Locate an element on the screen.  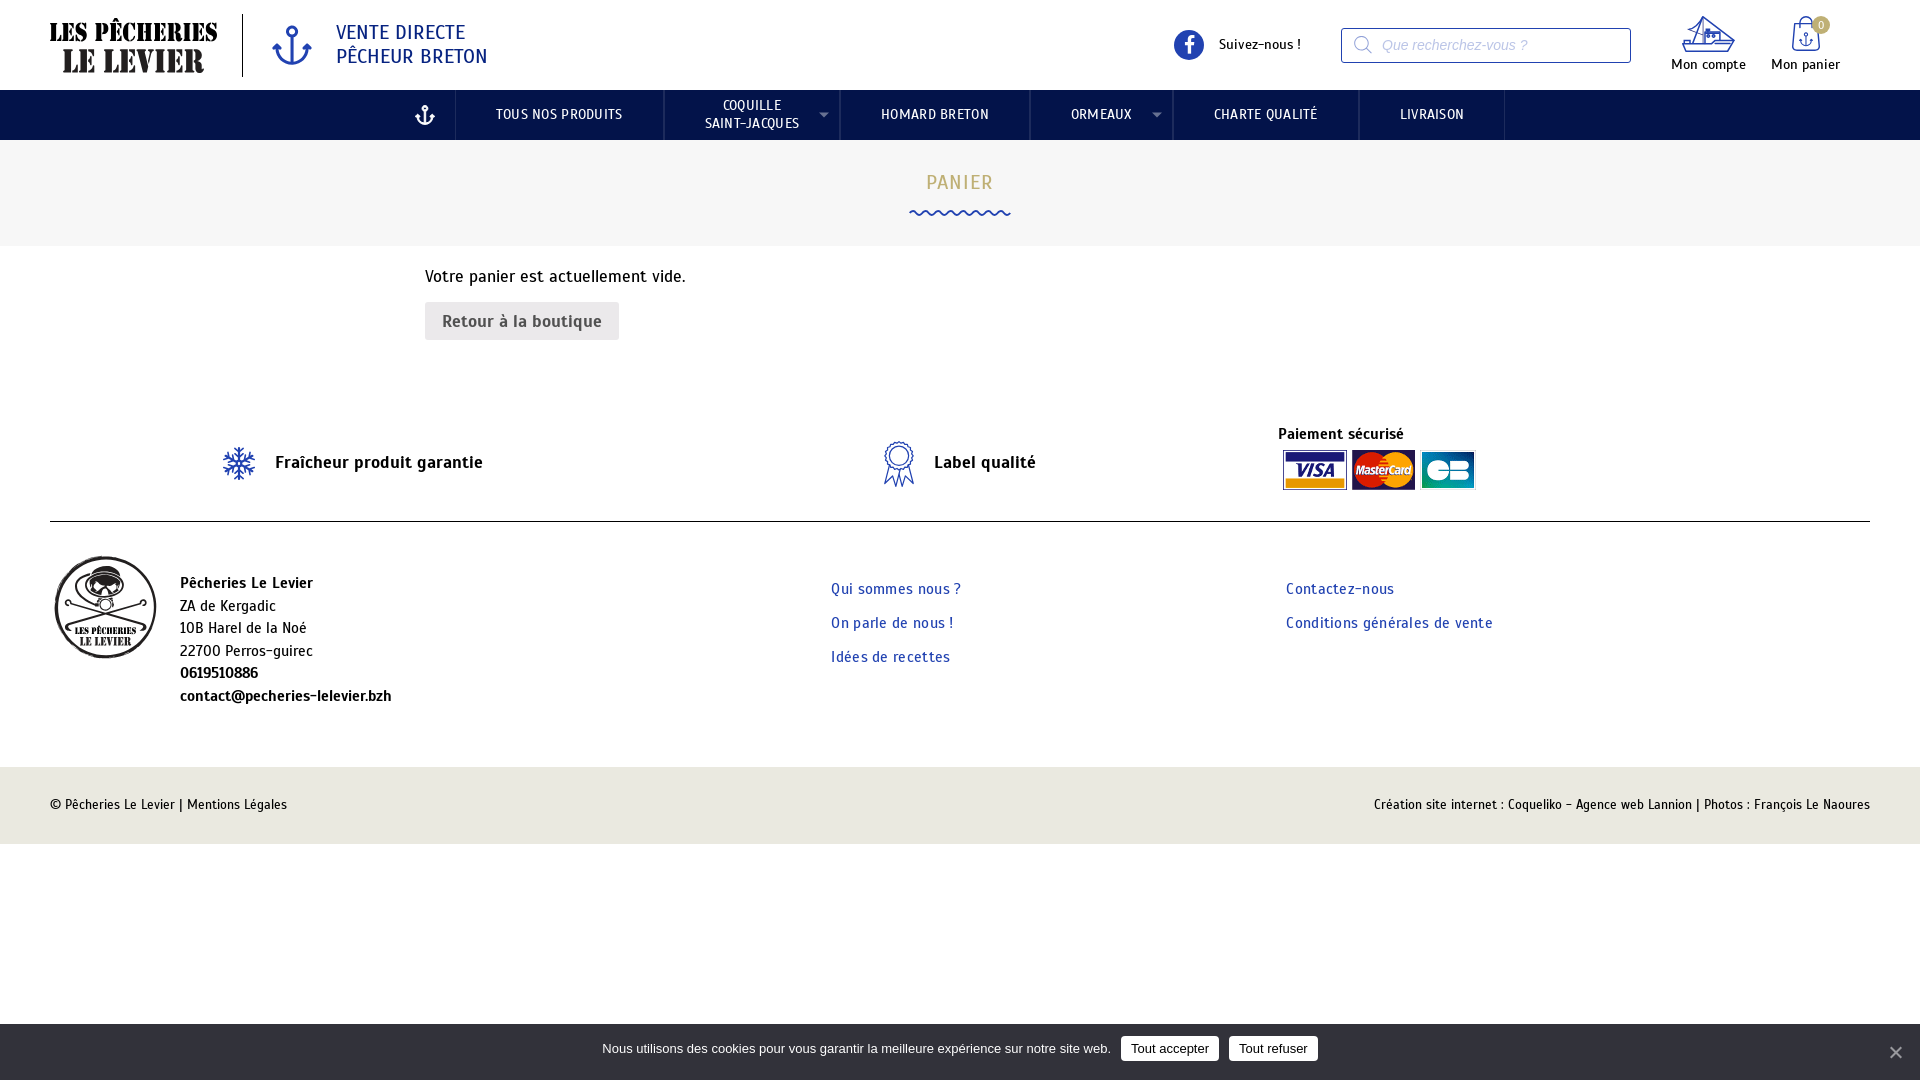
'Mon panier is located at coordinates (1805, 44).